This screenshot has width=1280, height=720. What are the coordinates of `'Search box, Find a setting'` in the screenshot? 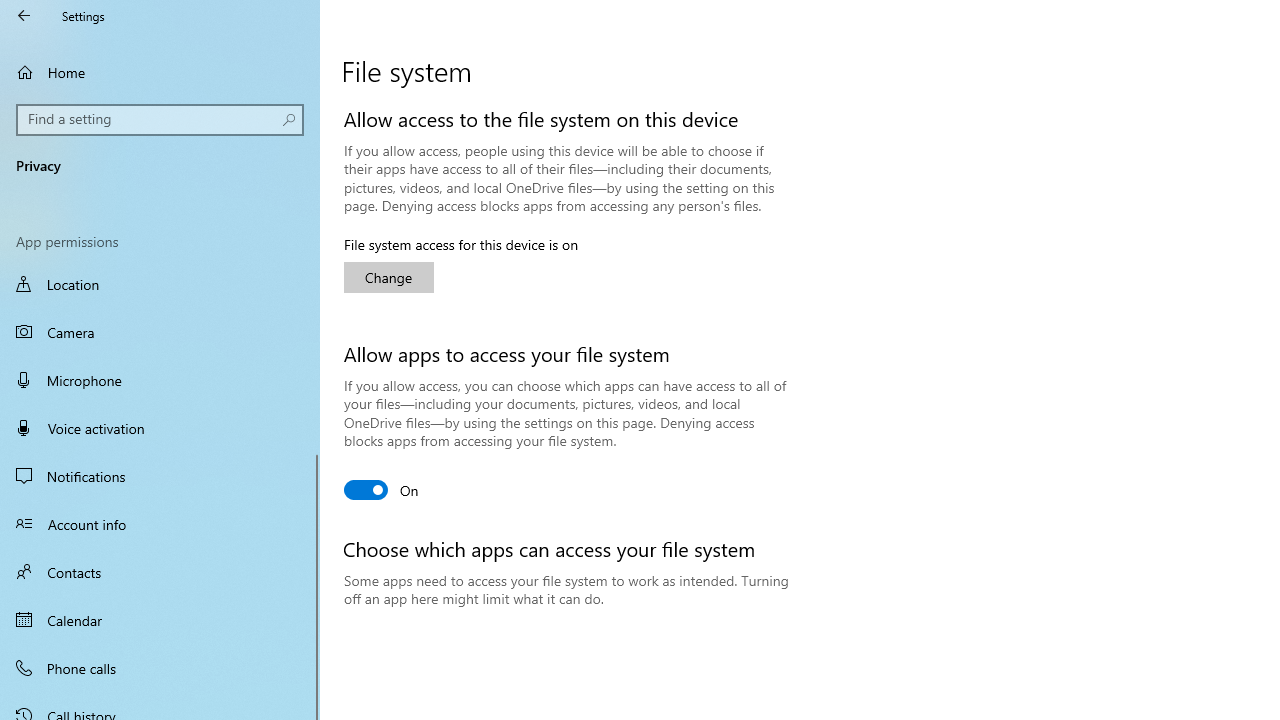 It's located at (160, 119).